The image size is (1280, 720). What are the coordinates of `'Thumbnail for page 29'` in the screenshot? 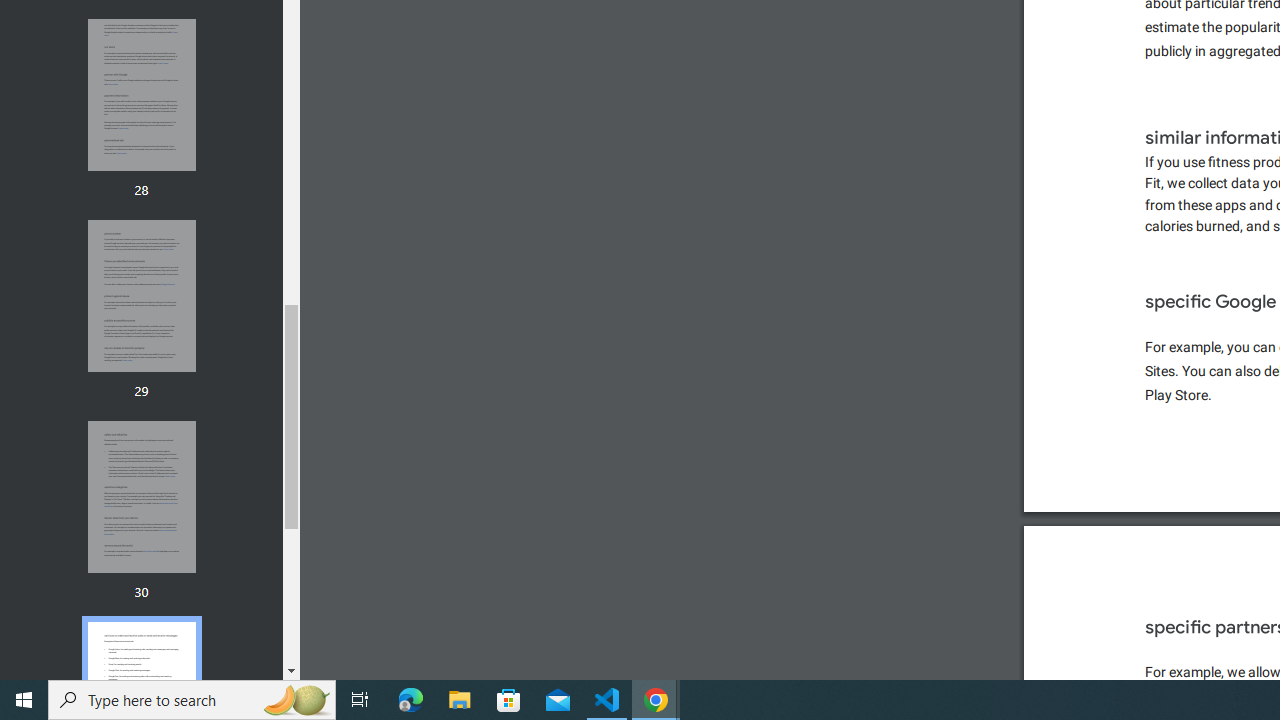 It's located at (140, 296).